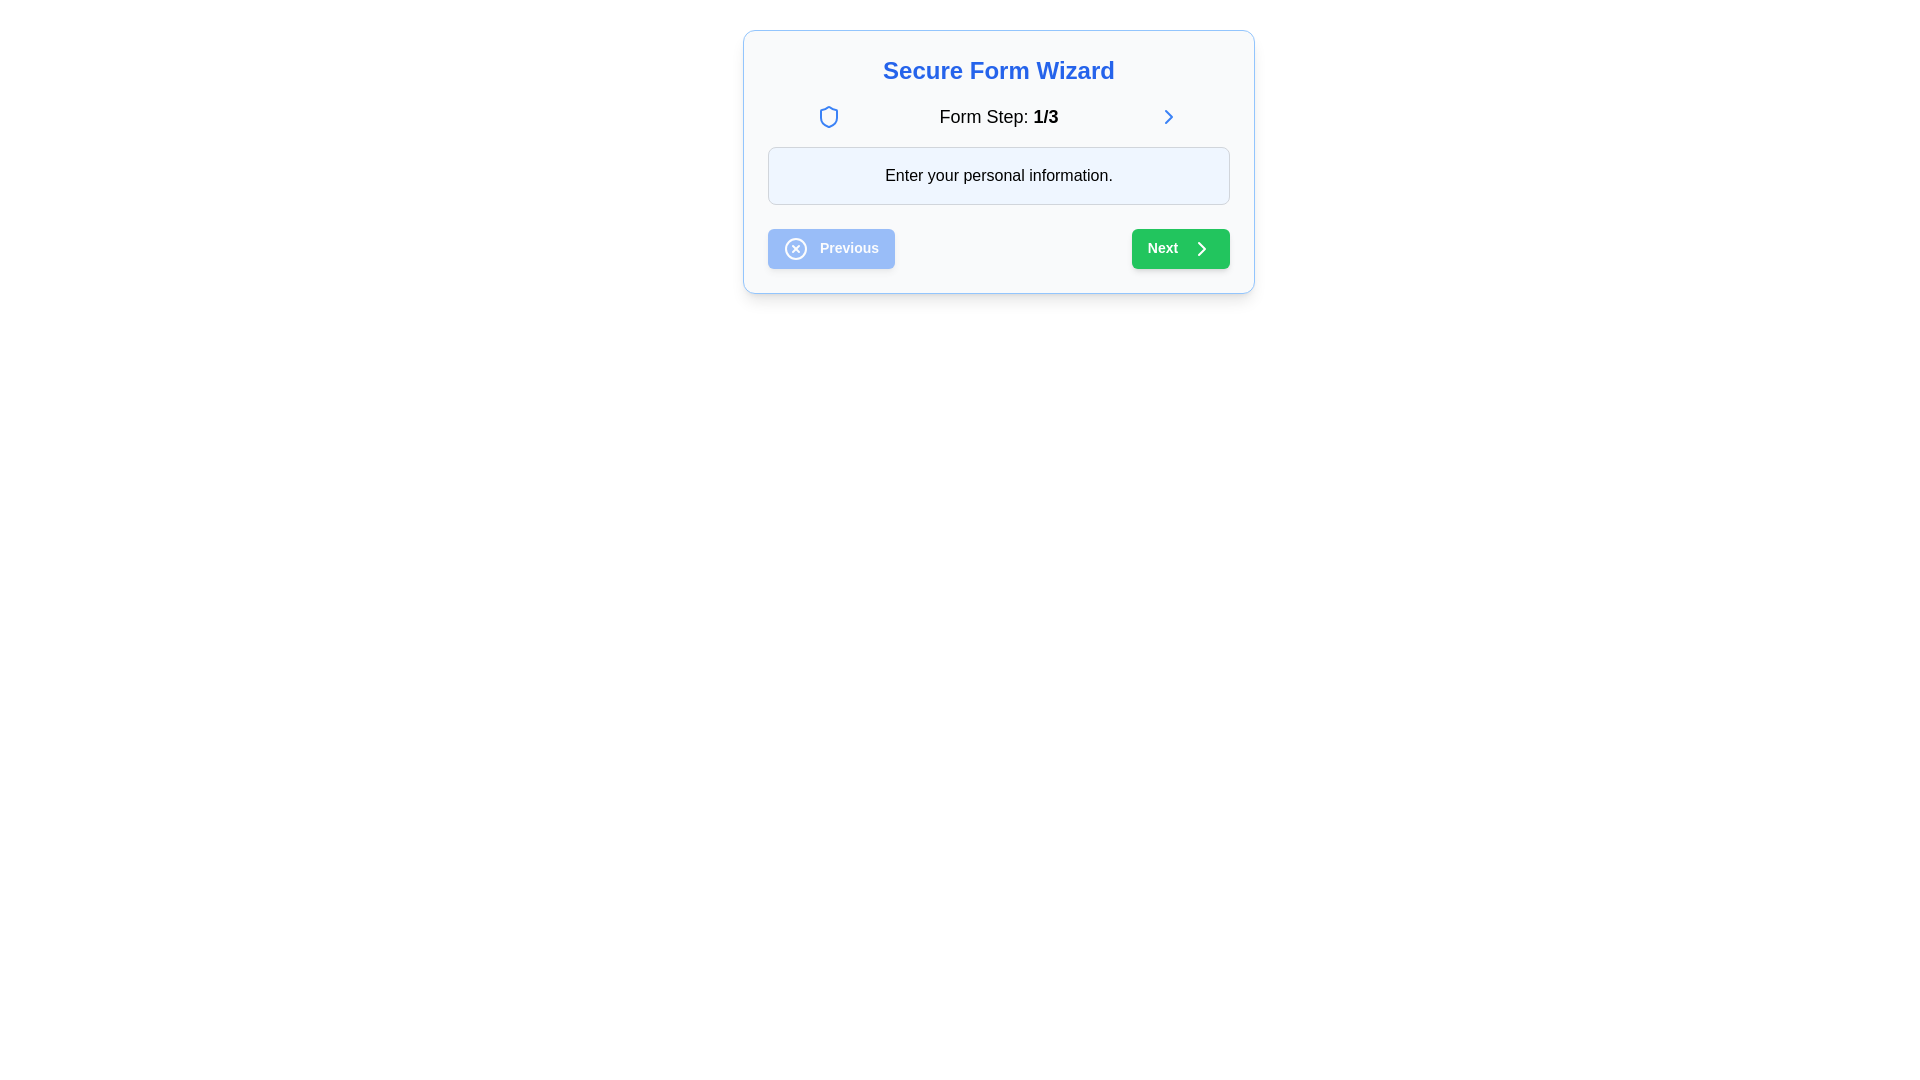 This screenshot has width=1920, height=1080. I want to click on the security icon located in the header of the form wizard interface, positioned left of the text 'Form Step: 1/3', to associate it as a symbol, so click(829, 116).